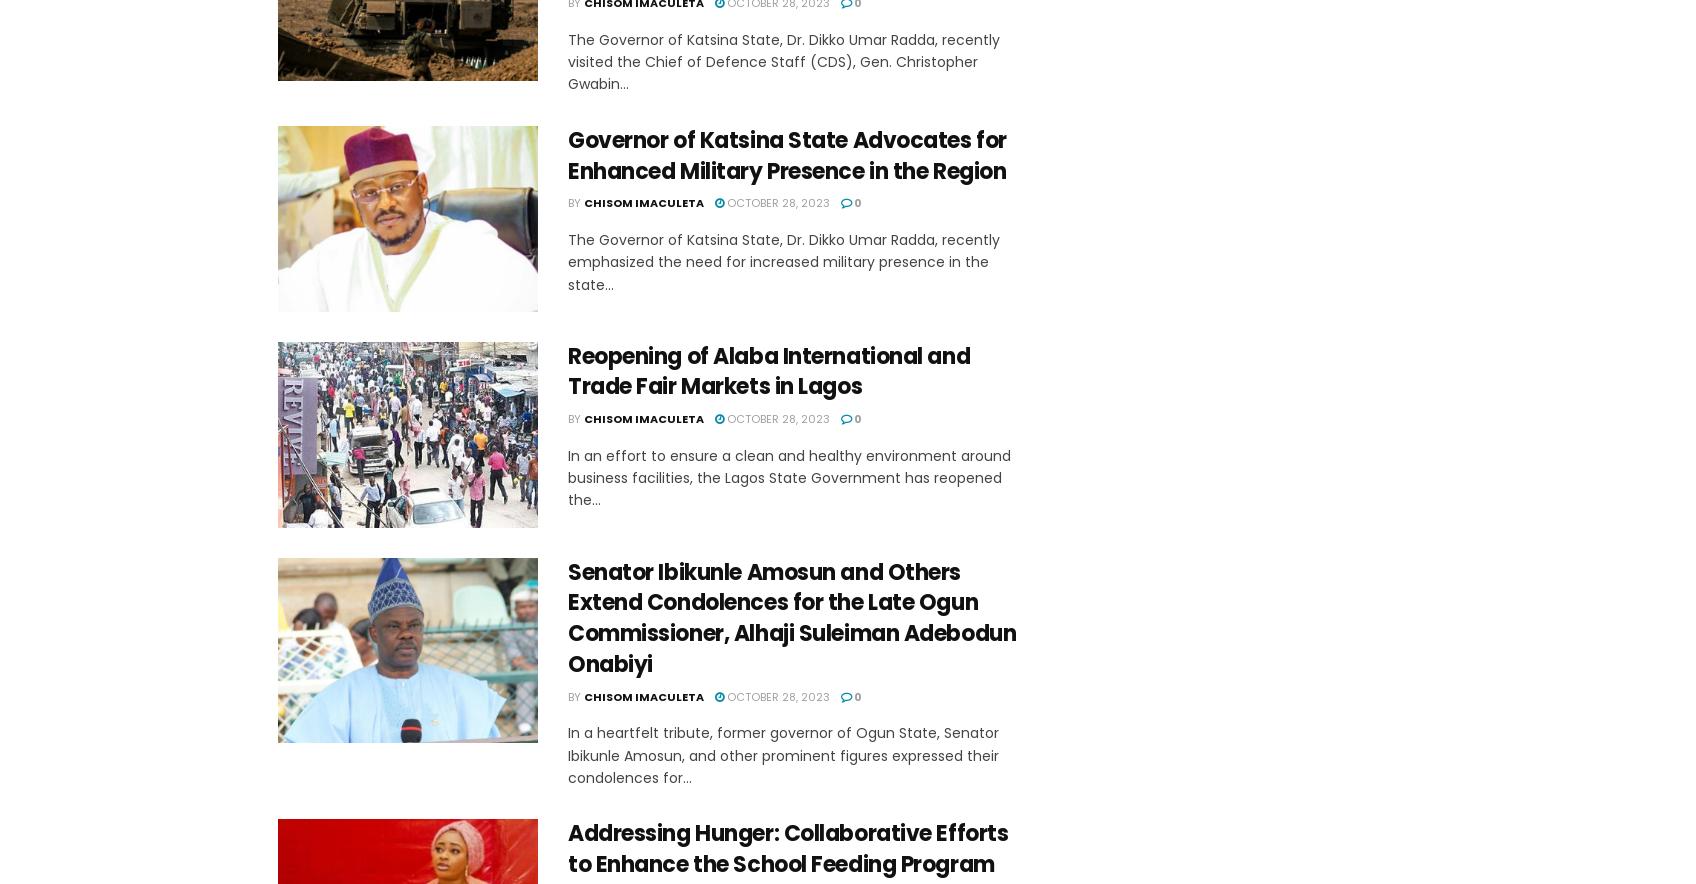 Image resolution: width=1696 pixels, height=884 pixels. What do you see at coordinates (768, 371) in the screenshot?
I see `'Reopening of Alaba International and Trade Fair Markets in Lagos'` at bounding box center [768, 371].